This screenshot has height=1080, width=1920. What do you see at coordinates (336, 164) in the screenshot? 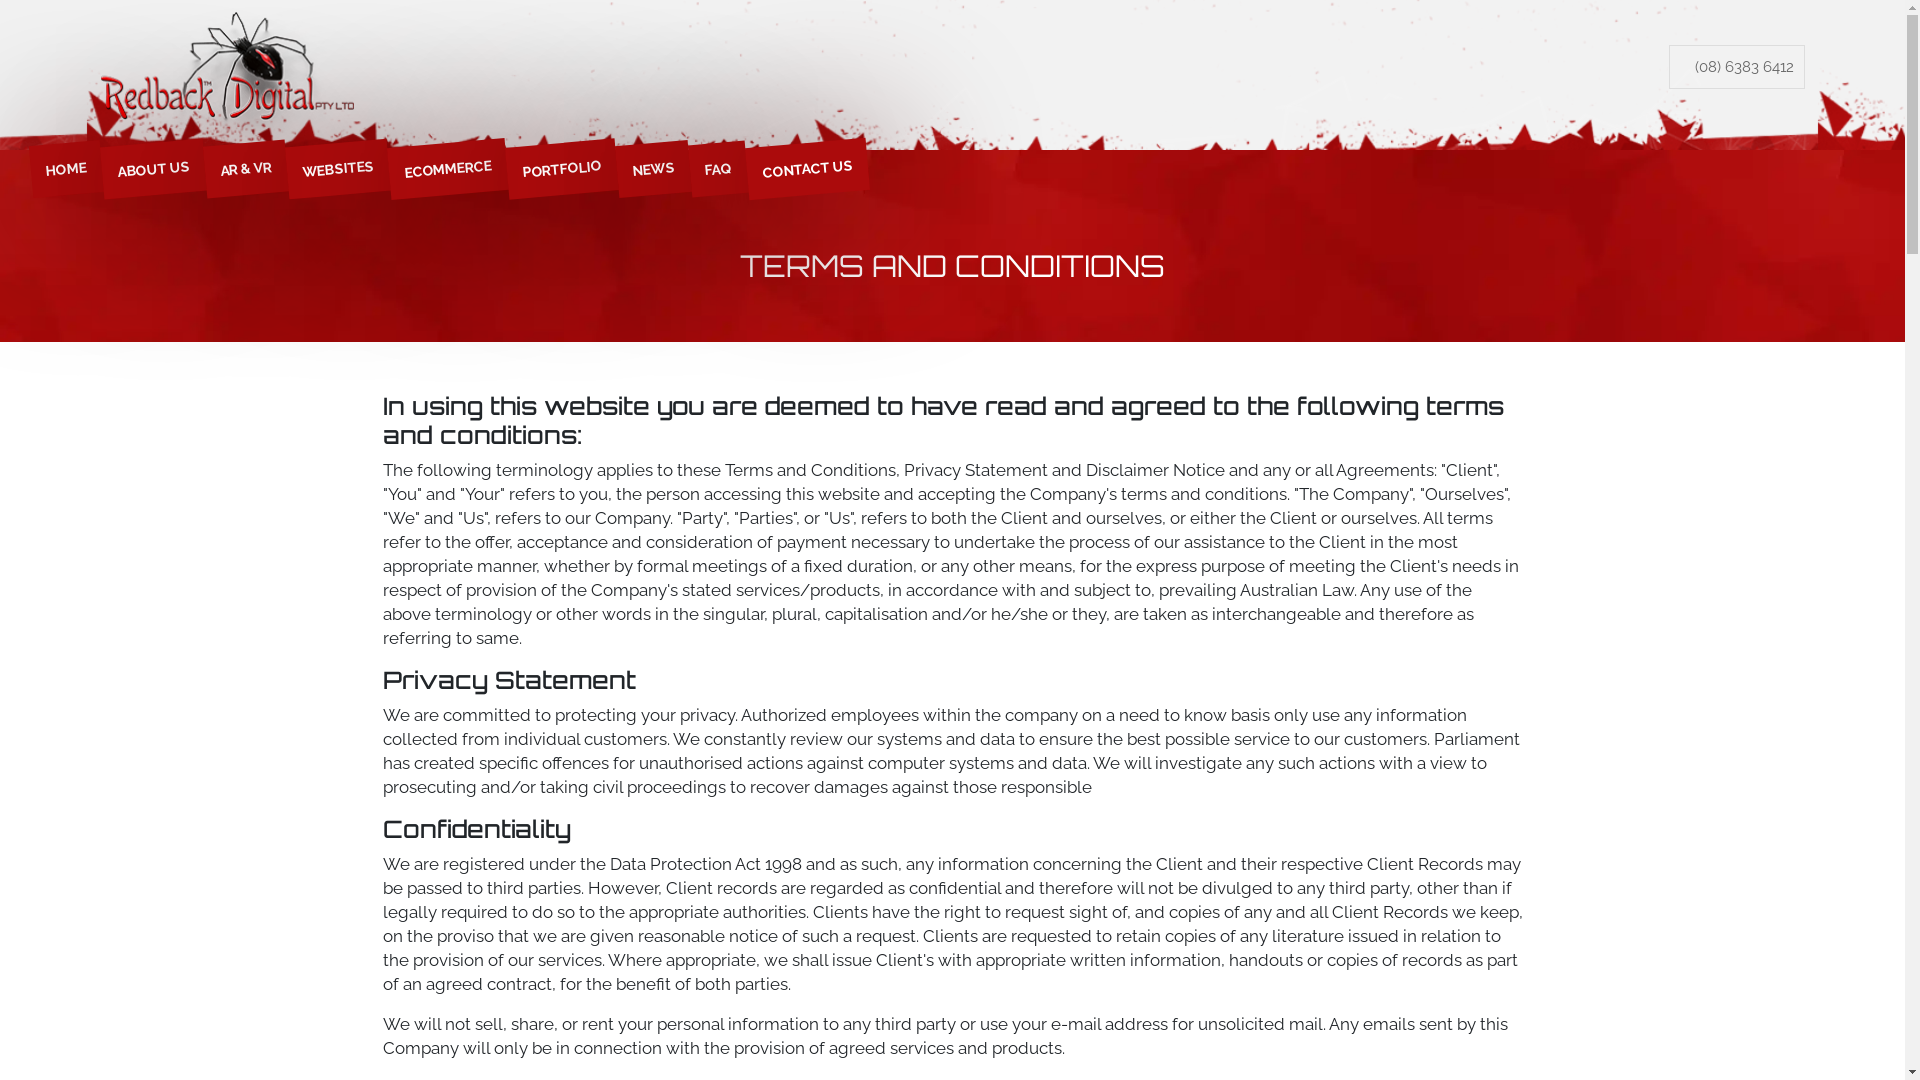
I see `'WEBSITES'` at bounding box center [336, 164].